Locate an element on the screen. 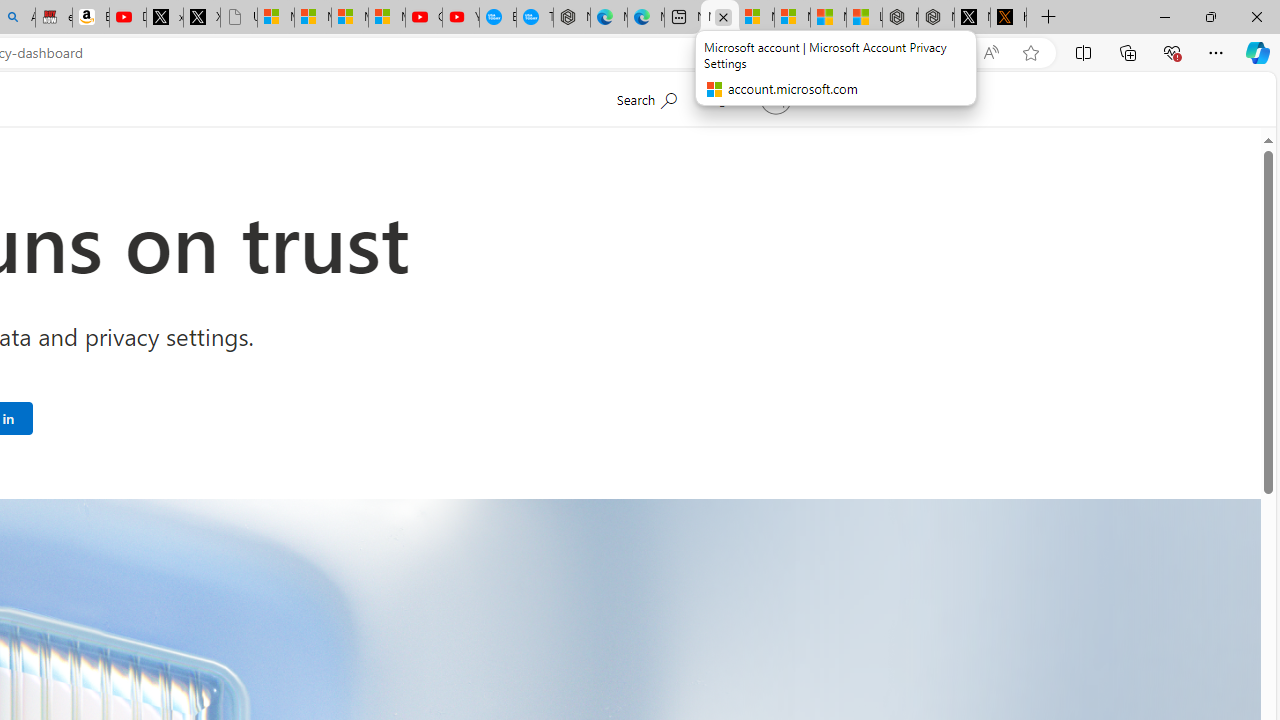 The image size is (1280, 720). 'Settings and more (Alt+F)' is located at coordinates (1215, 51).